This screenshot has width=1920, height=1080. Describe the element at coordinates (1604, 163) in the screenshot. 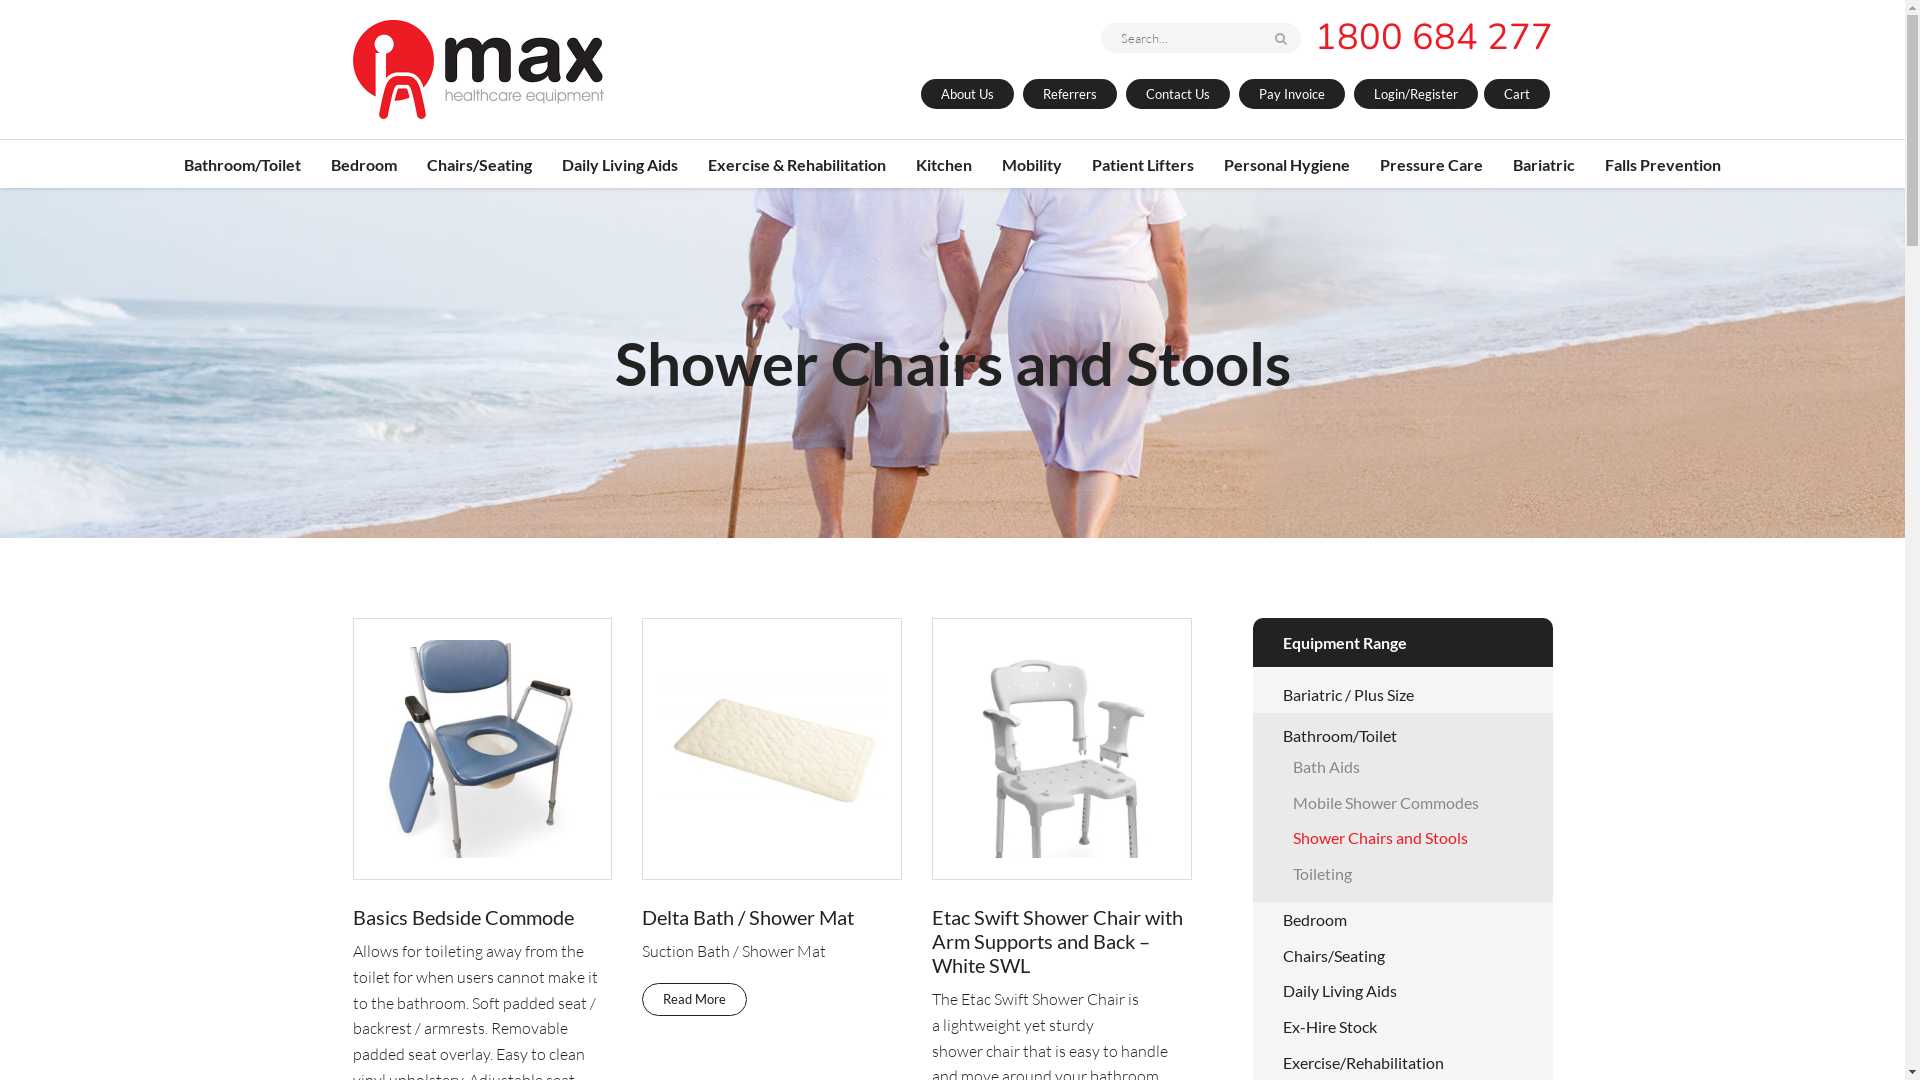

I see `'Falls Prevention'` at that location.